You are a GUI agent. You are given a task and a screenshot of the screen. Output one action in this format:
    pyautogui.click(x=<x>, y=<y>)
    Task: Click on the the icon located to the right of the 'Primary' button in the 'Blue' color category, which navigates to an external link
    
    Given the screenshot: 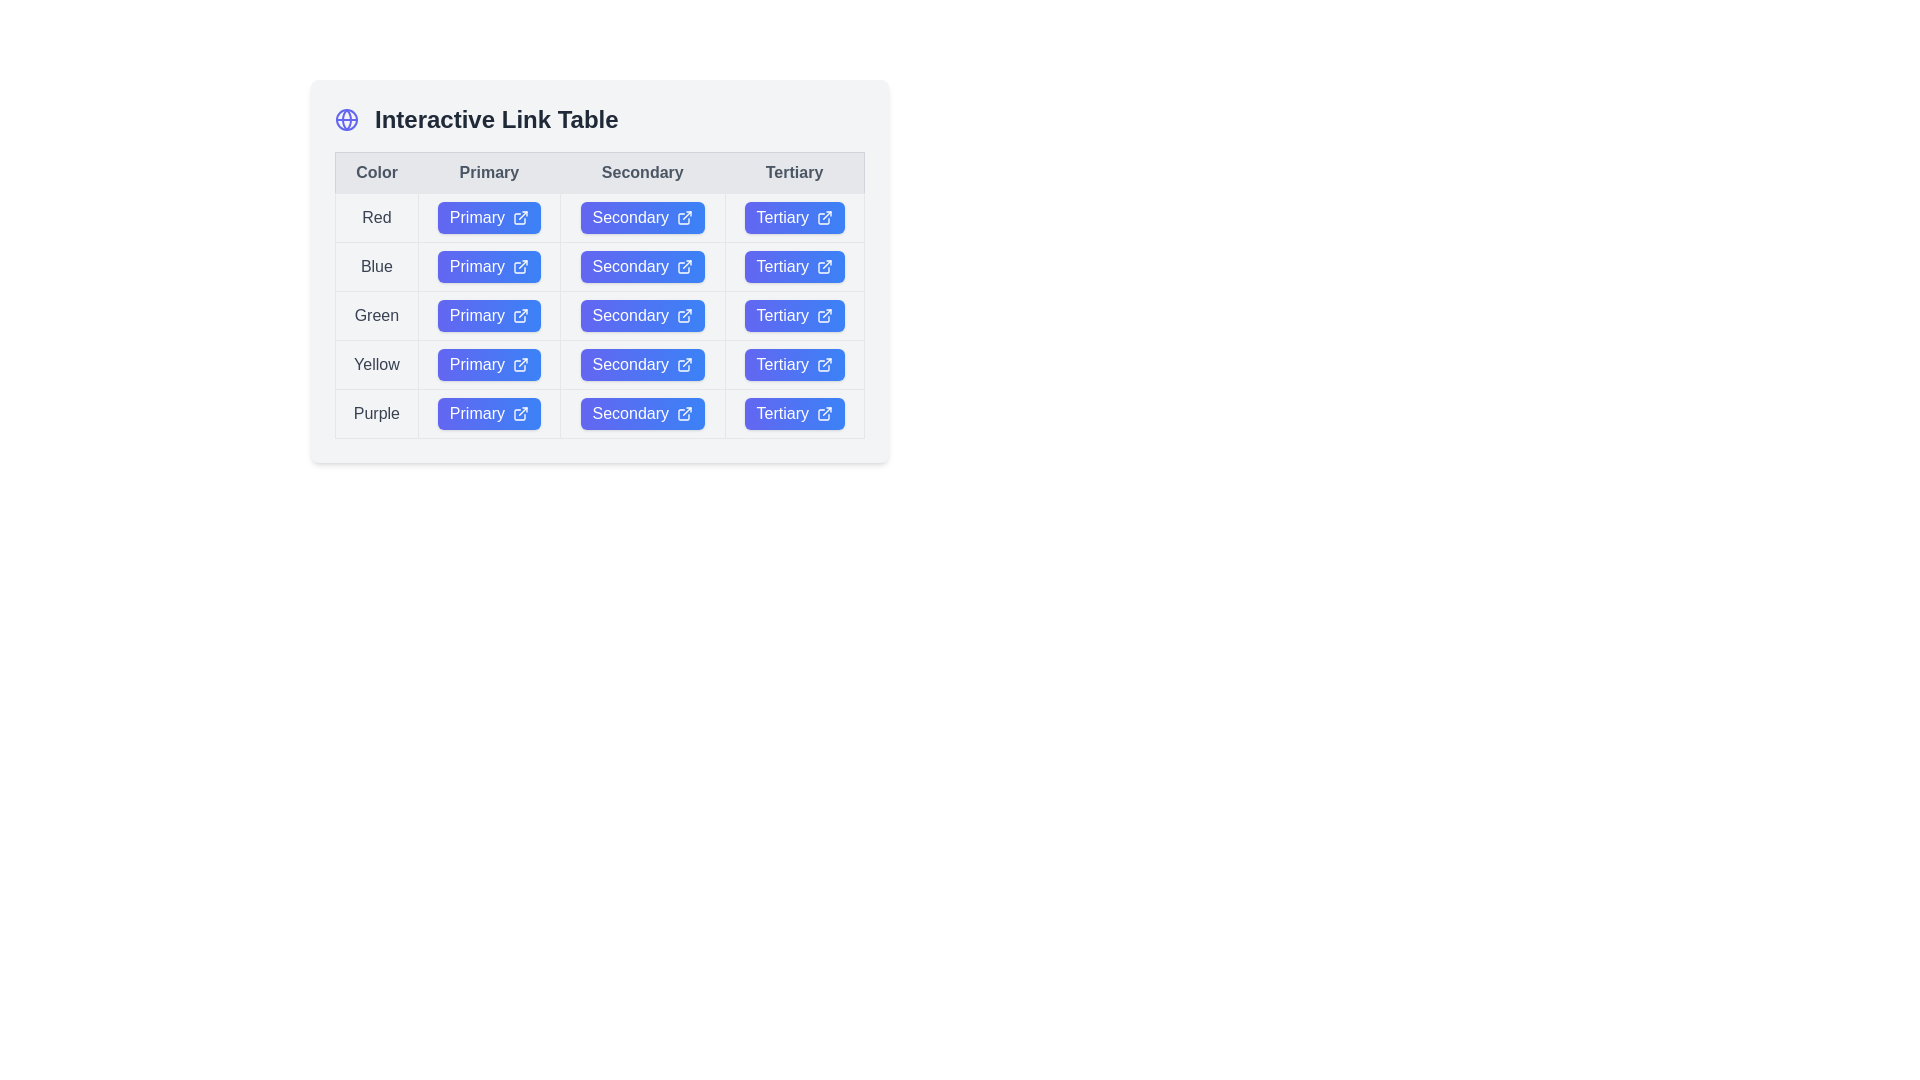 What is the action you would take?
    pyautogui.click(x=520, y=265)
    